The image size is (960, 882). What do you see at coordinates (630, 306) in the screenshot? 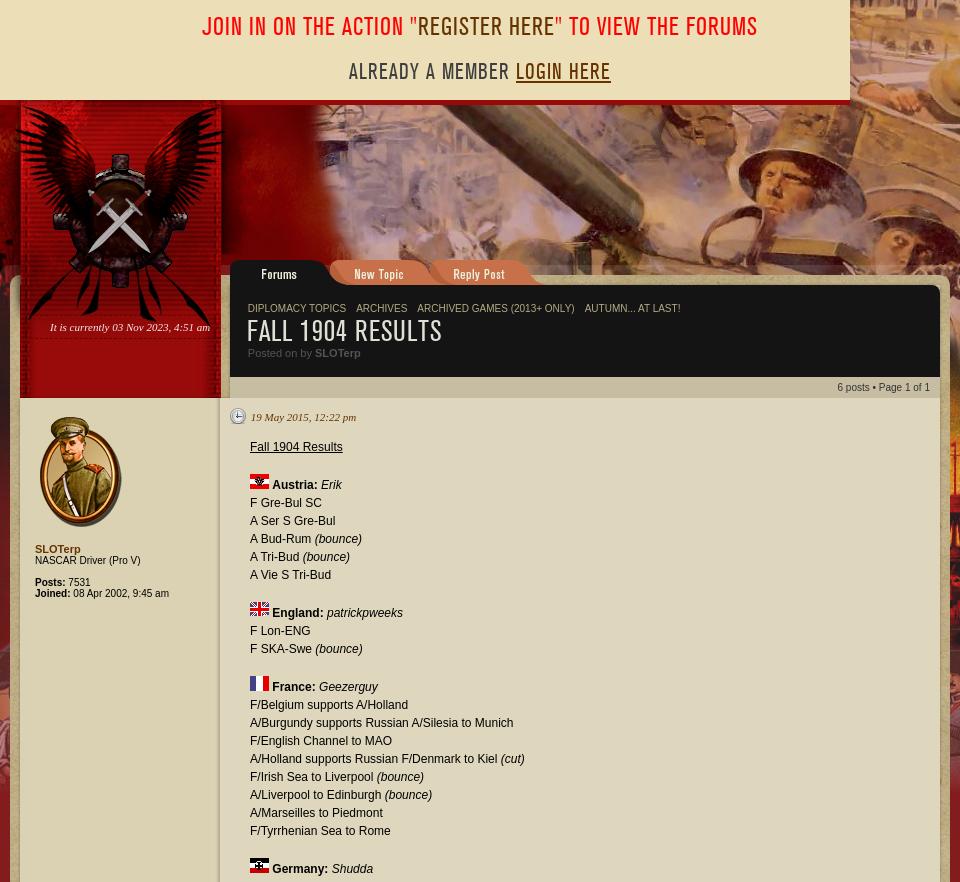
I see `'Autumn... at last!'` at bounding box center [630, 306].